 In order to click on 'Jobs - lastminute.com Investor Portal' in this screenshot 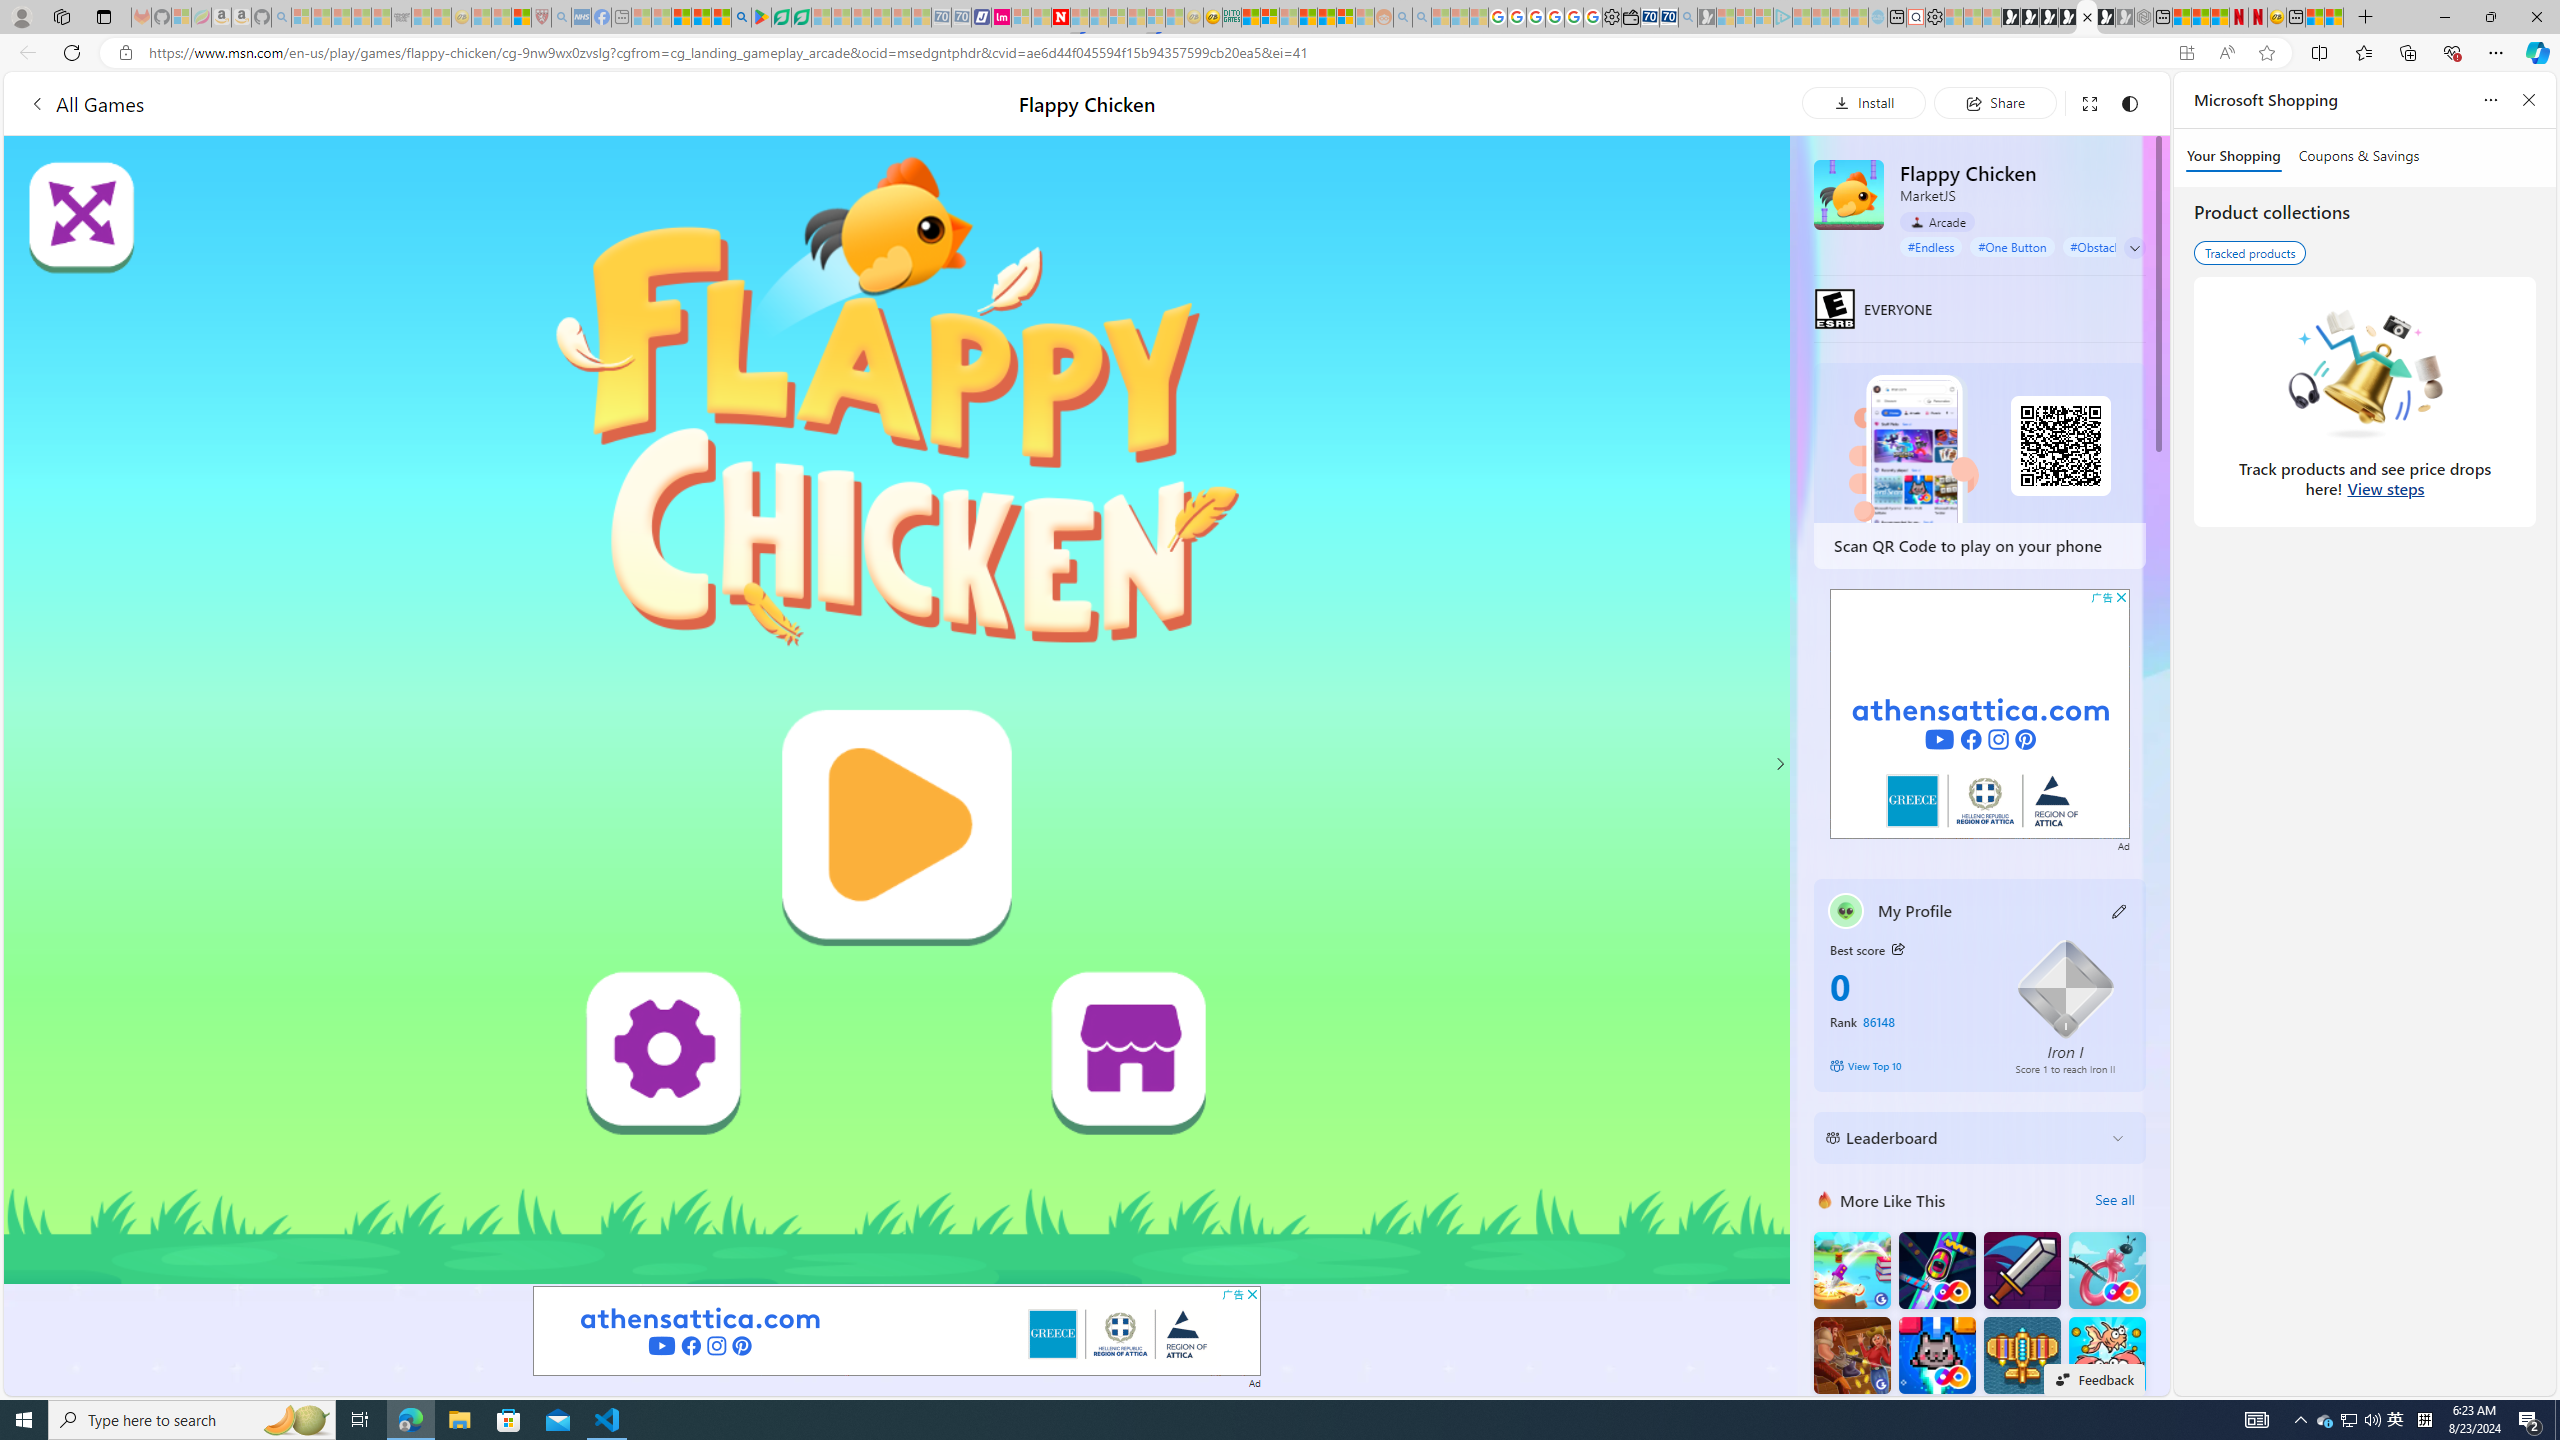, I will do `click(999, 16)`.